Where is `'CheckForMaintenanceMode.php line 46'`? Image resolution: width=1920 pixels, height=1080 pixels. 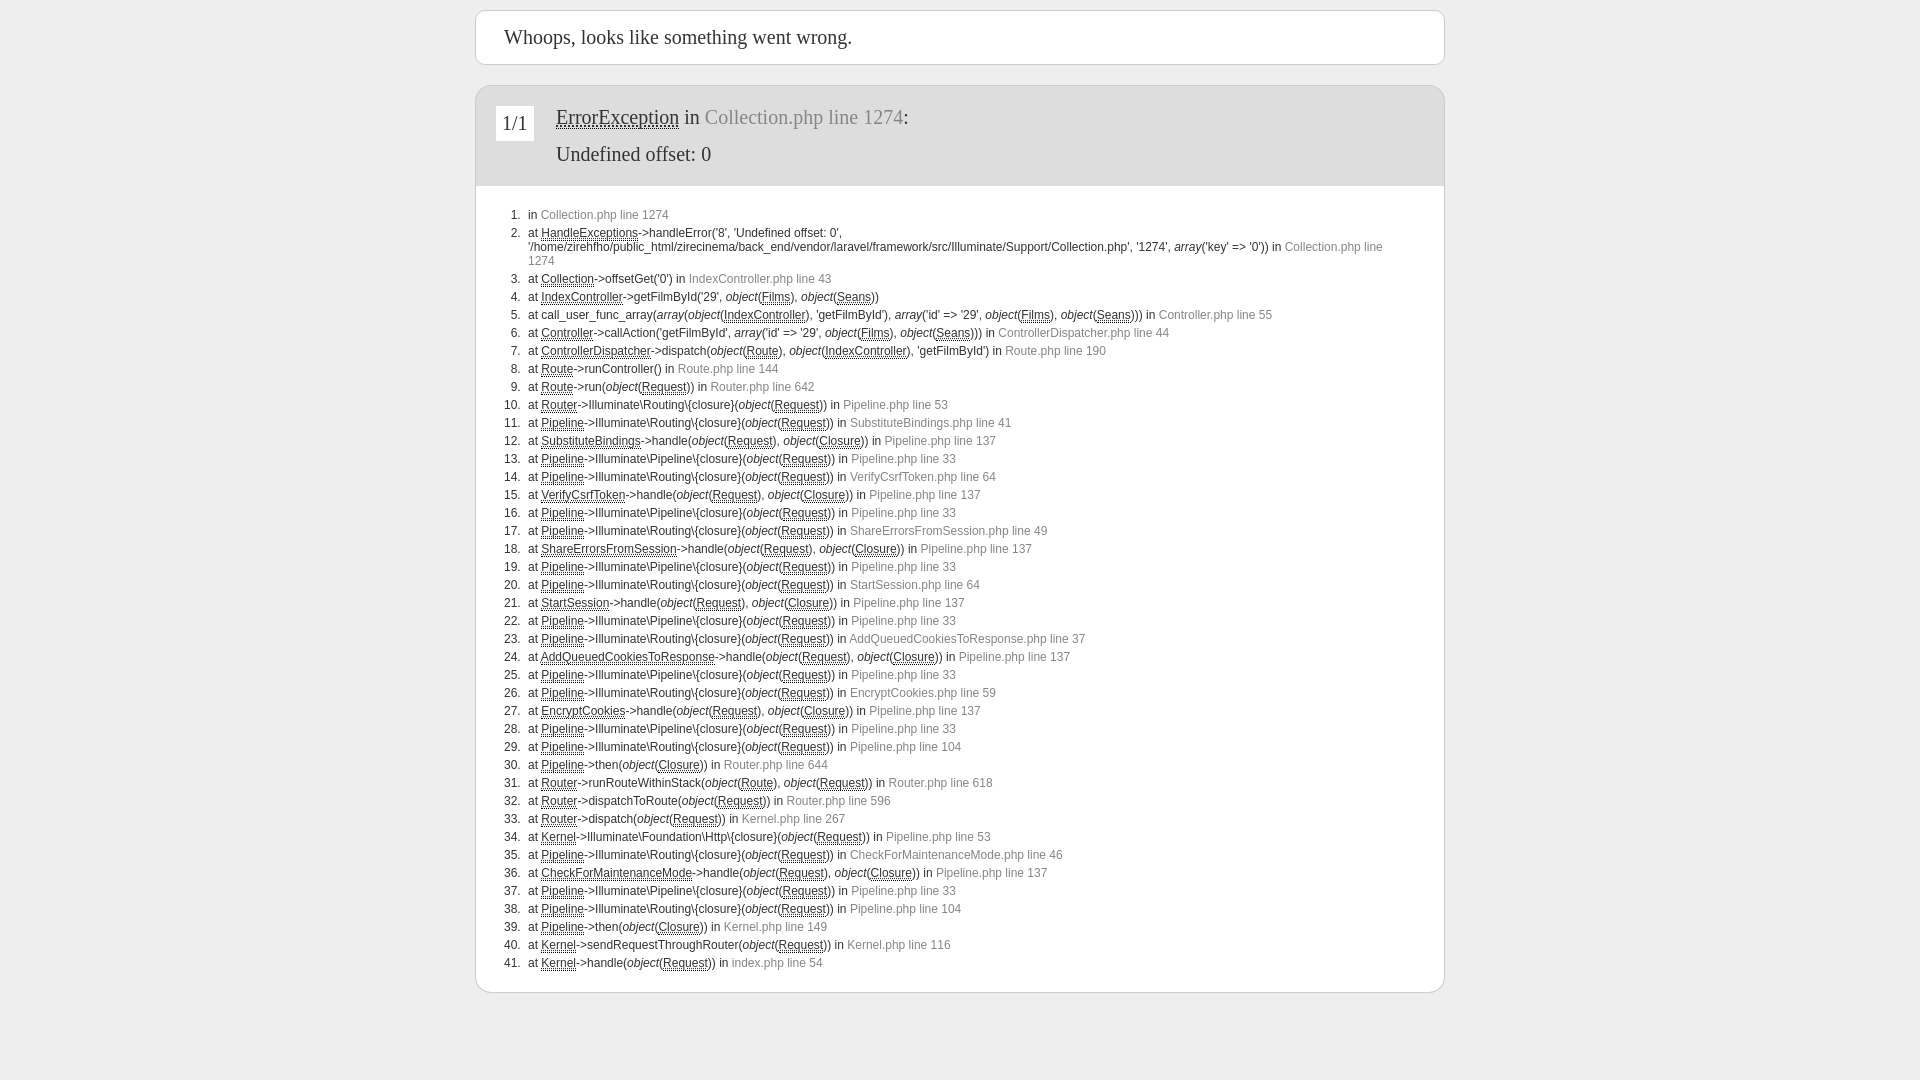
'CheckForMaintenanceMode.php line 46' is located at coordinates (955, 855).